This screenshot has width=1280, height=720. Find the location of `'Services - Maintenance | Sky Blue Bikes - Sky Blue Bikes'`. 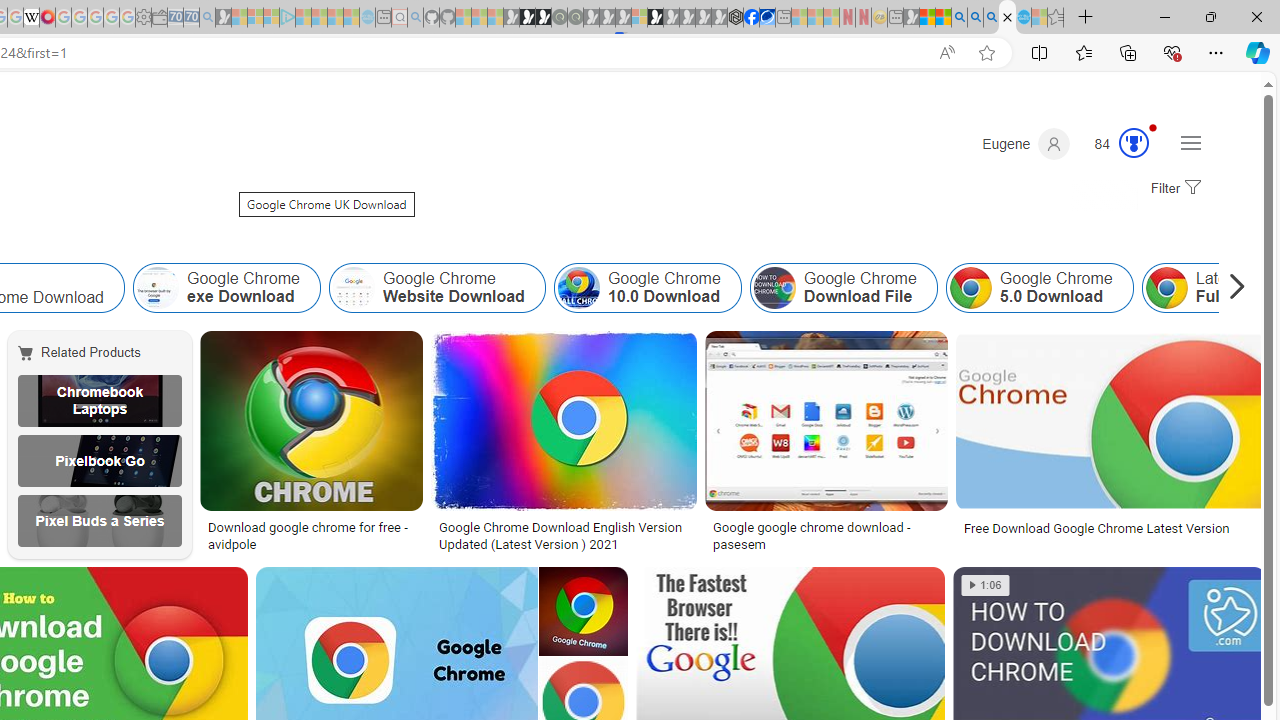

'Services - Maintenance | Sky Blue Bikes - Sky Blue Bikes' is located at coordinates (1023, 17).